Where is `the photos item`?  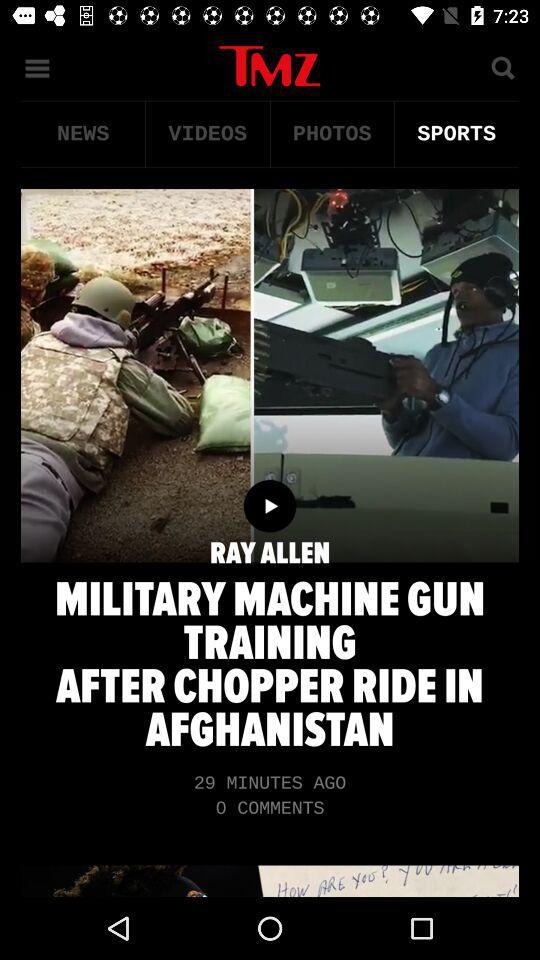 the photos item is located at coordinates (332, 133).